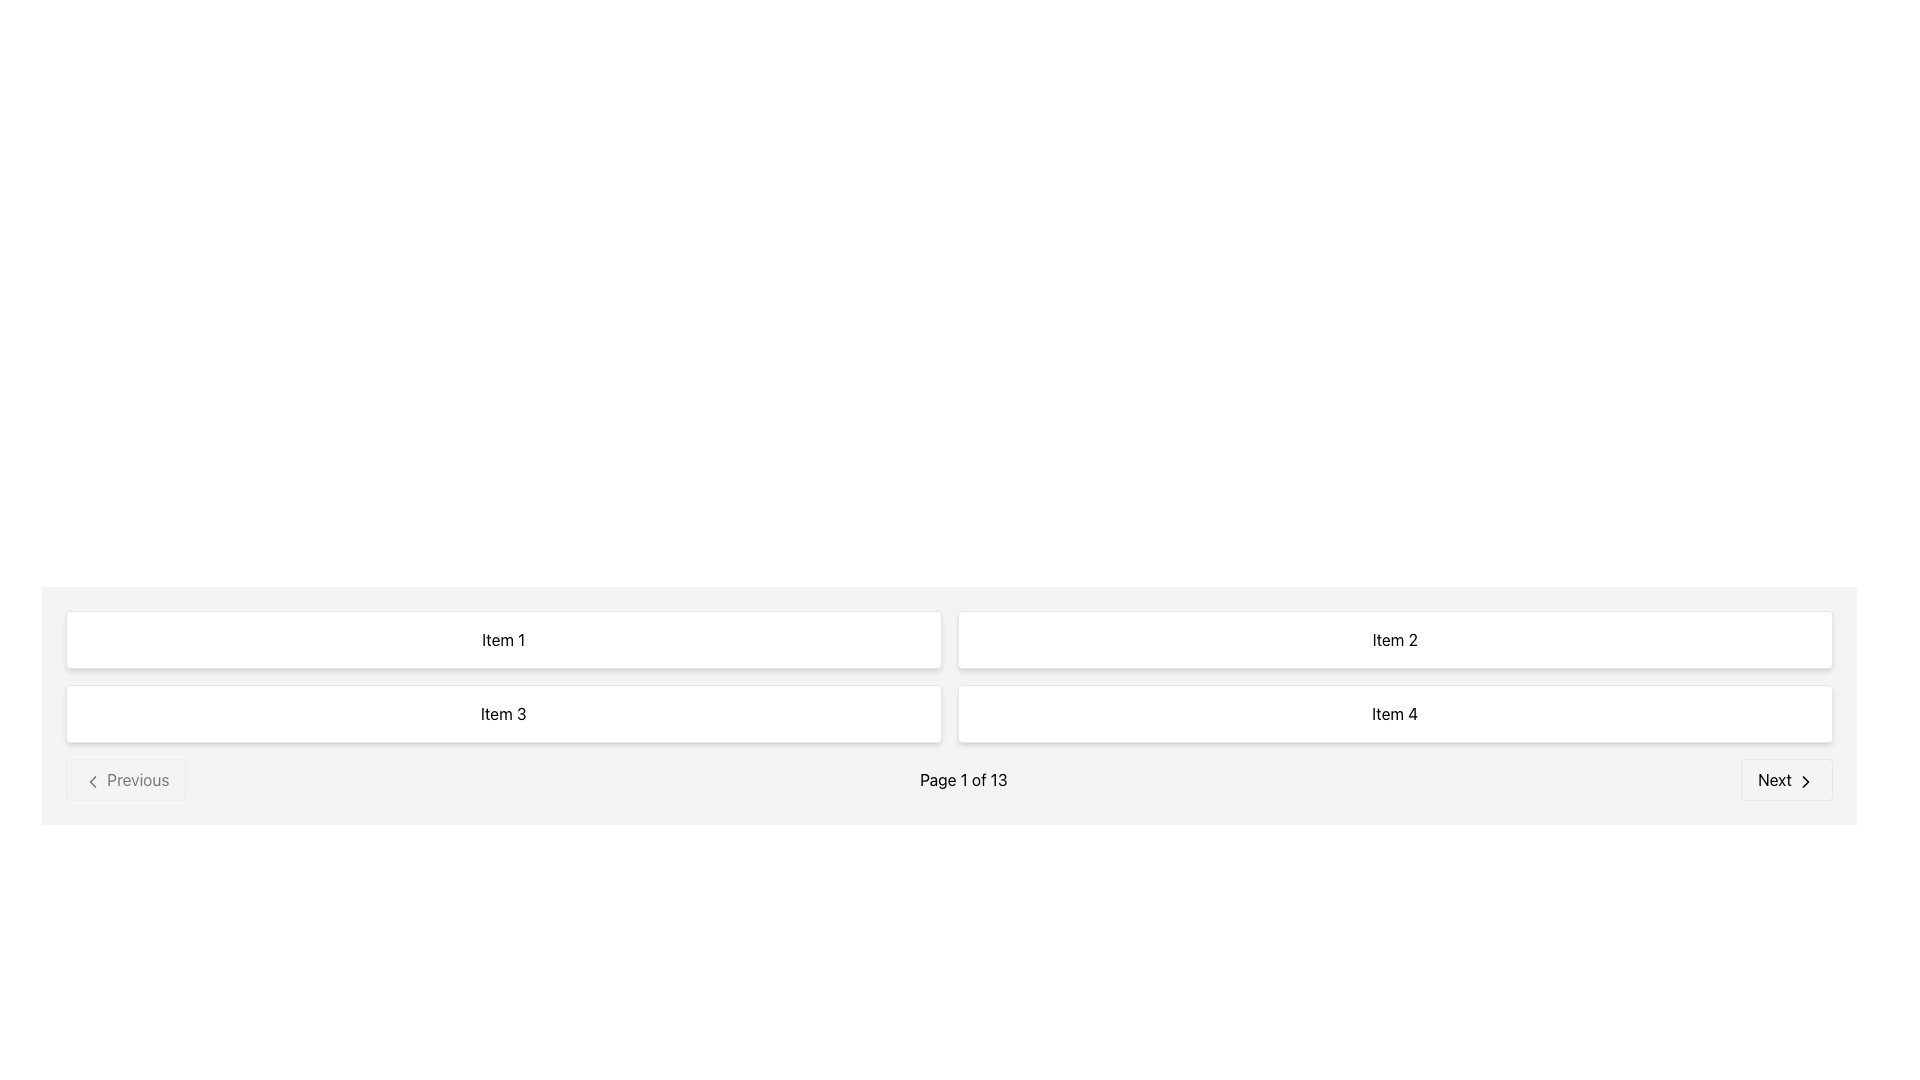  Describe the element at coordinates (503, 640) in the screenshot. I see `the static display label that presents 'Item 1', located in the top-left cell of a 2x2 grid layout` at that location.